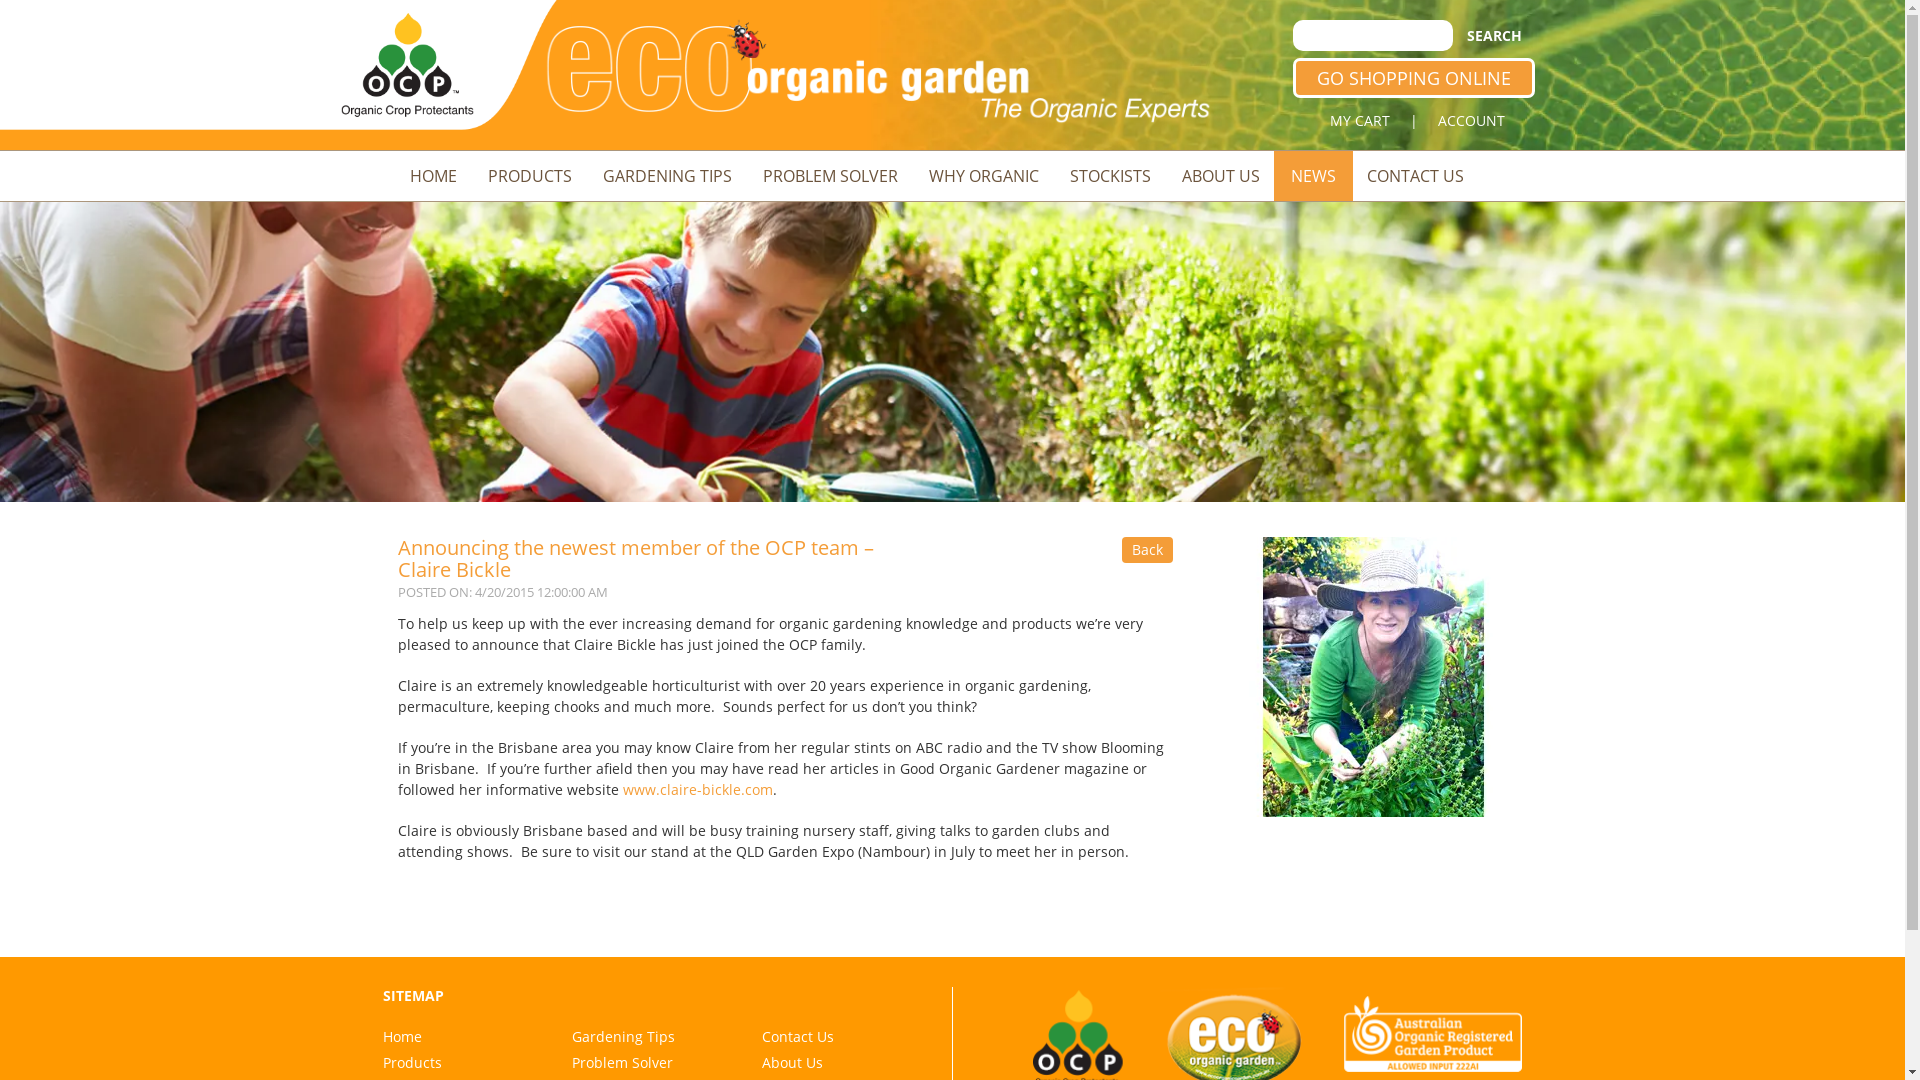  I want to click on 'PRODUCTS', so click(528, 175).